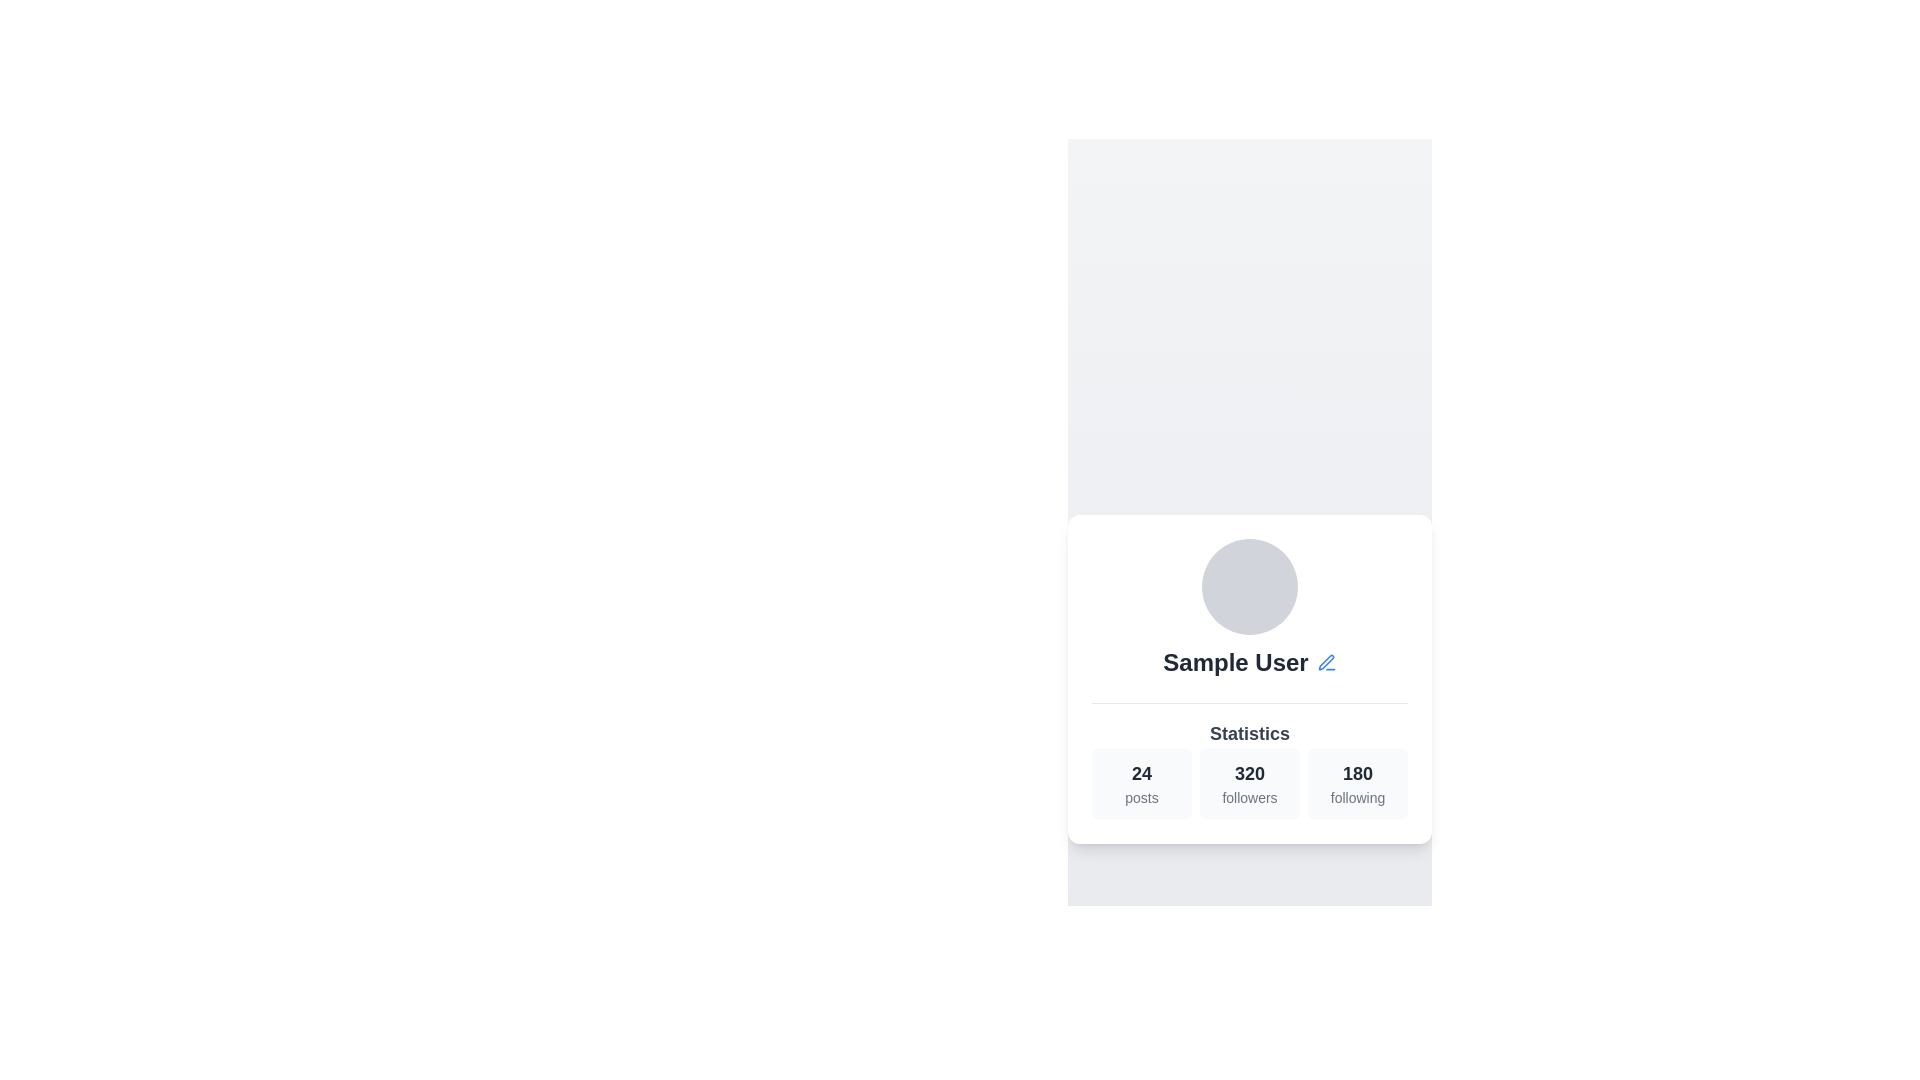 The image size is (1920, 1080). Describe the element at coordinates (1358, 772) in the screenshot. I see `the text display showing the number '180' in bold, dark gray font, located centrally above the 'following' text within the user profile statistics card` at that location.